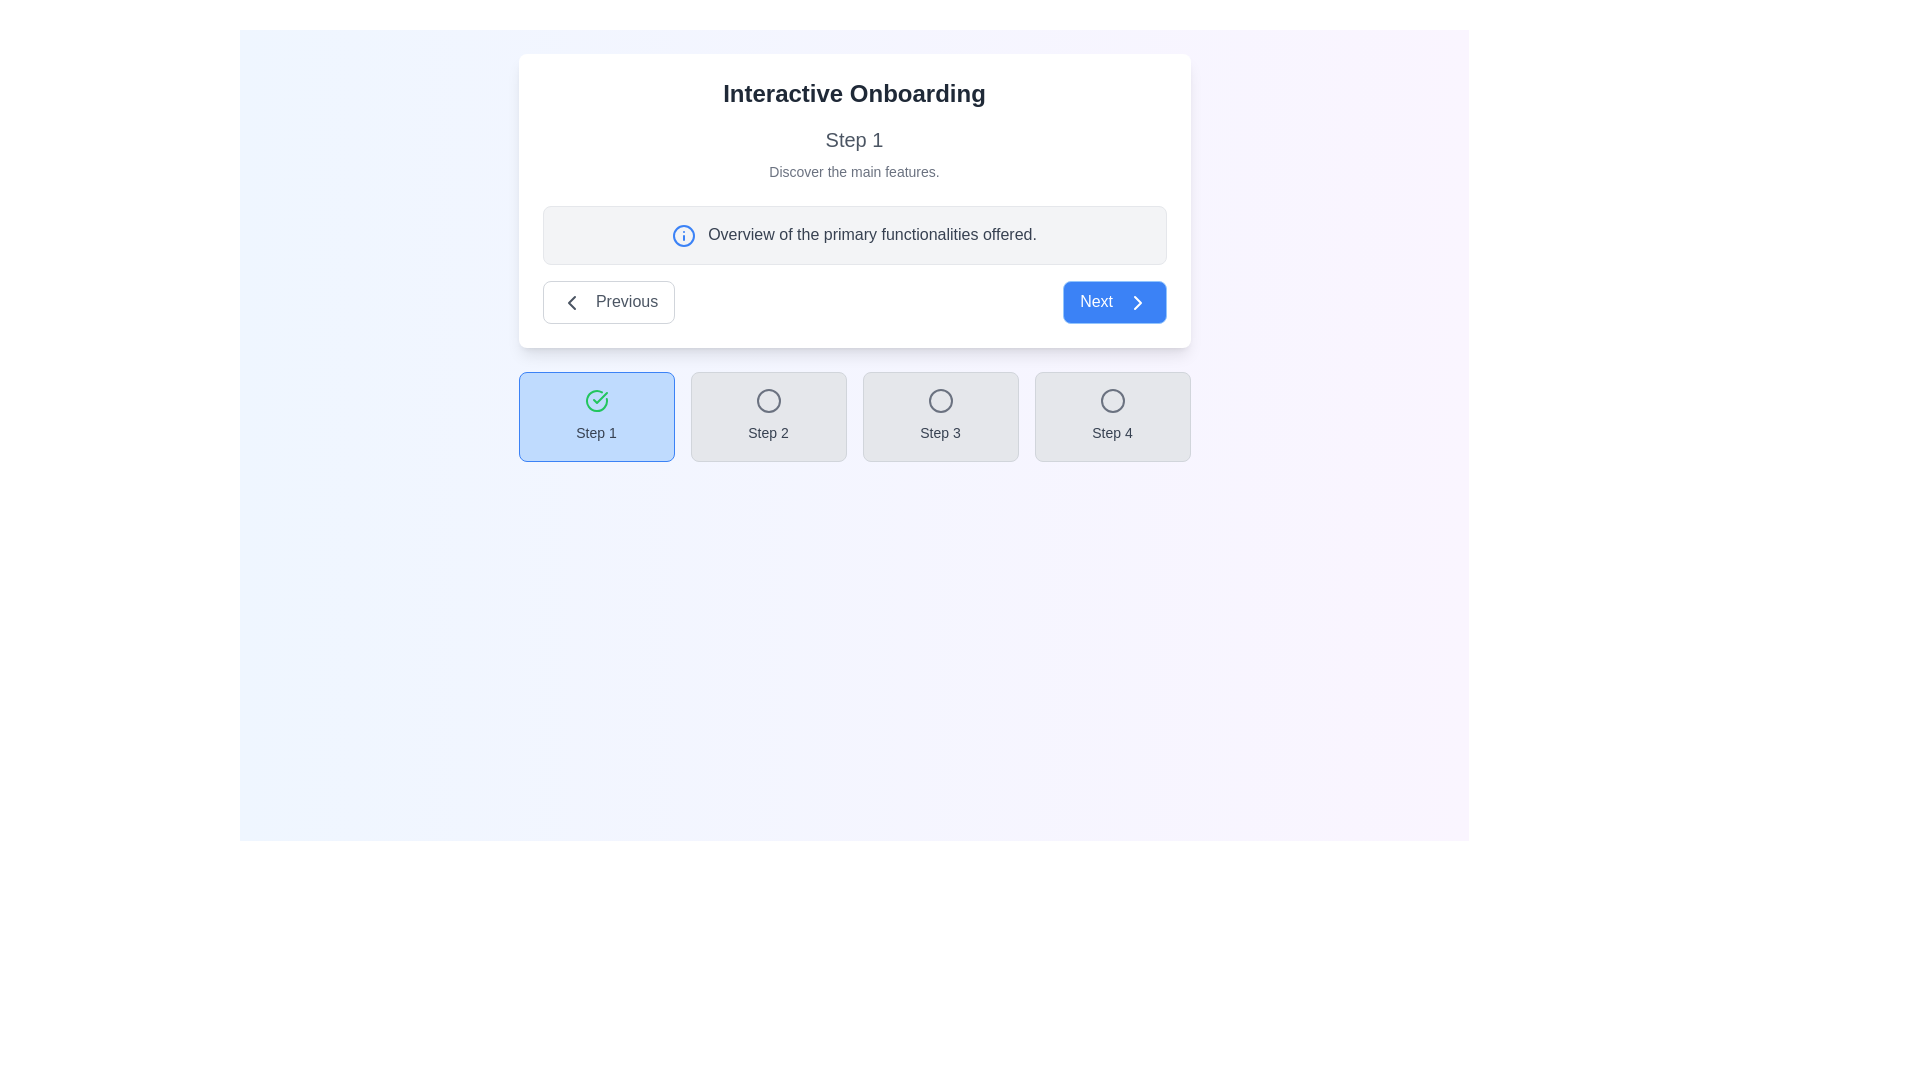 This screenshot has height=1080, width=1920. Describe the element at coordinates (1137, 302) in the screenshot. I see `the directional icon within the SVG structure of the 'Next' button located at the bottom right of the content card` at that location.